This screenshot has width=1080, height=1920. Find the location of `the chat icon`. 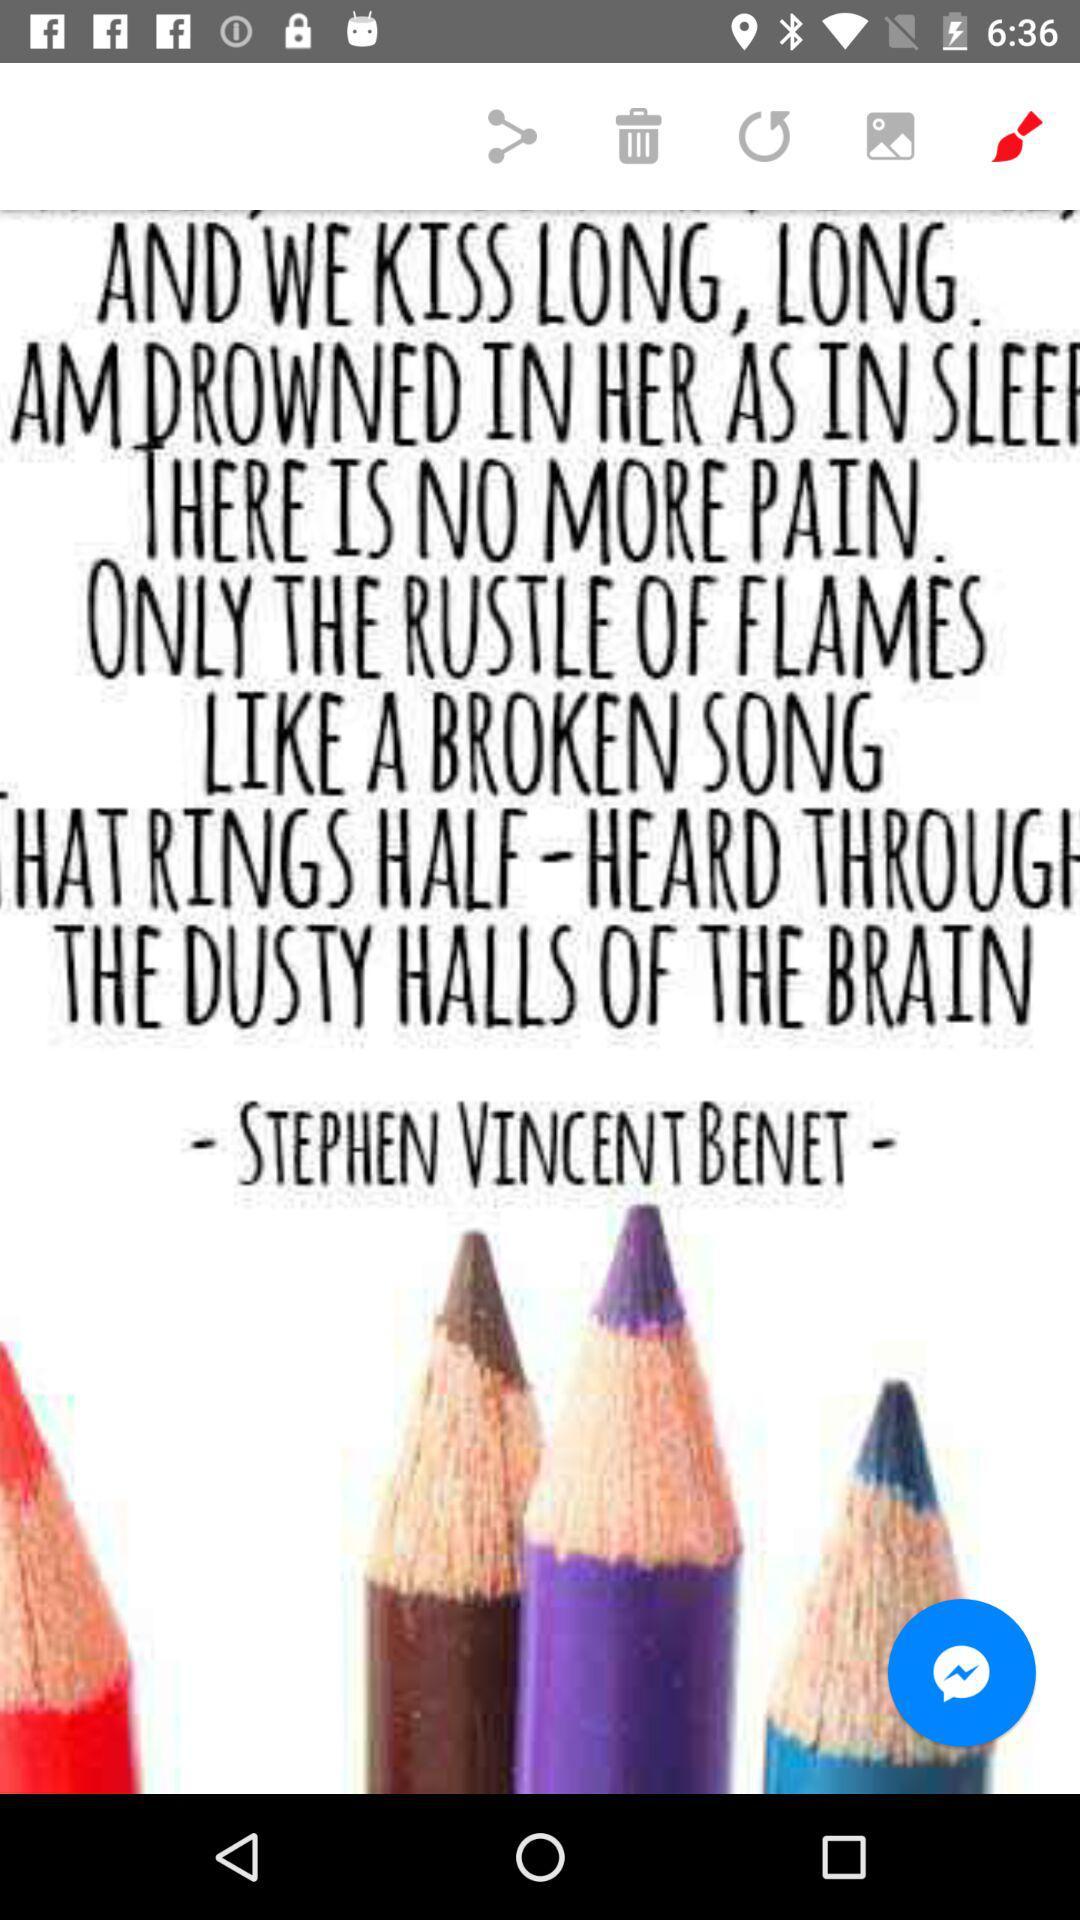

the chat icon is located at coordinates (960, 1674).